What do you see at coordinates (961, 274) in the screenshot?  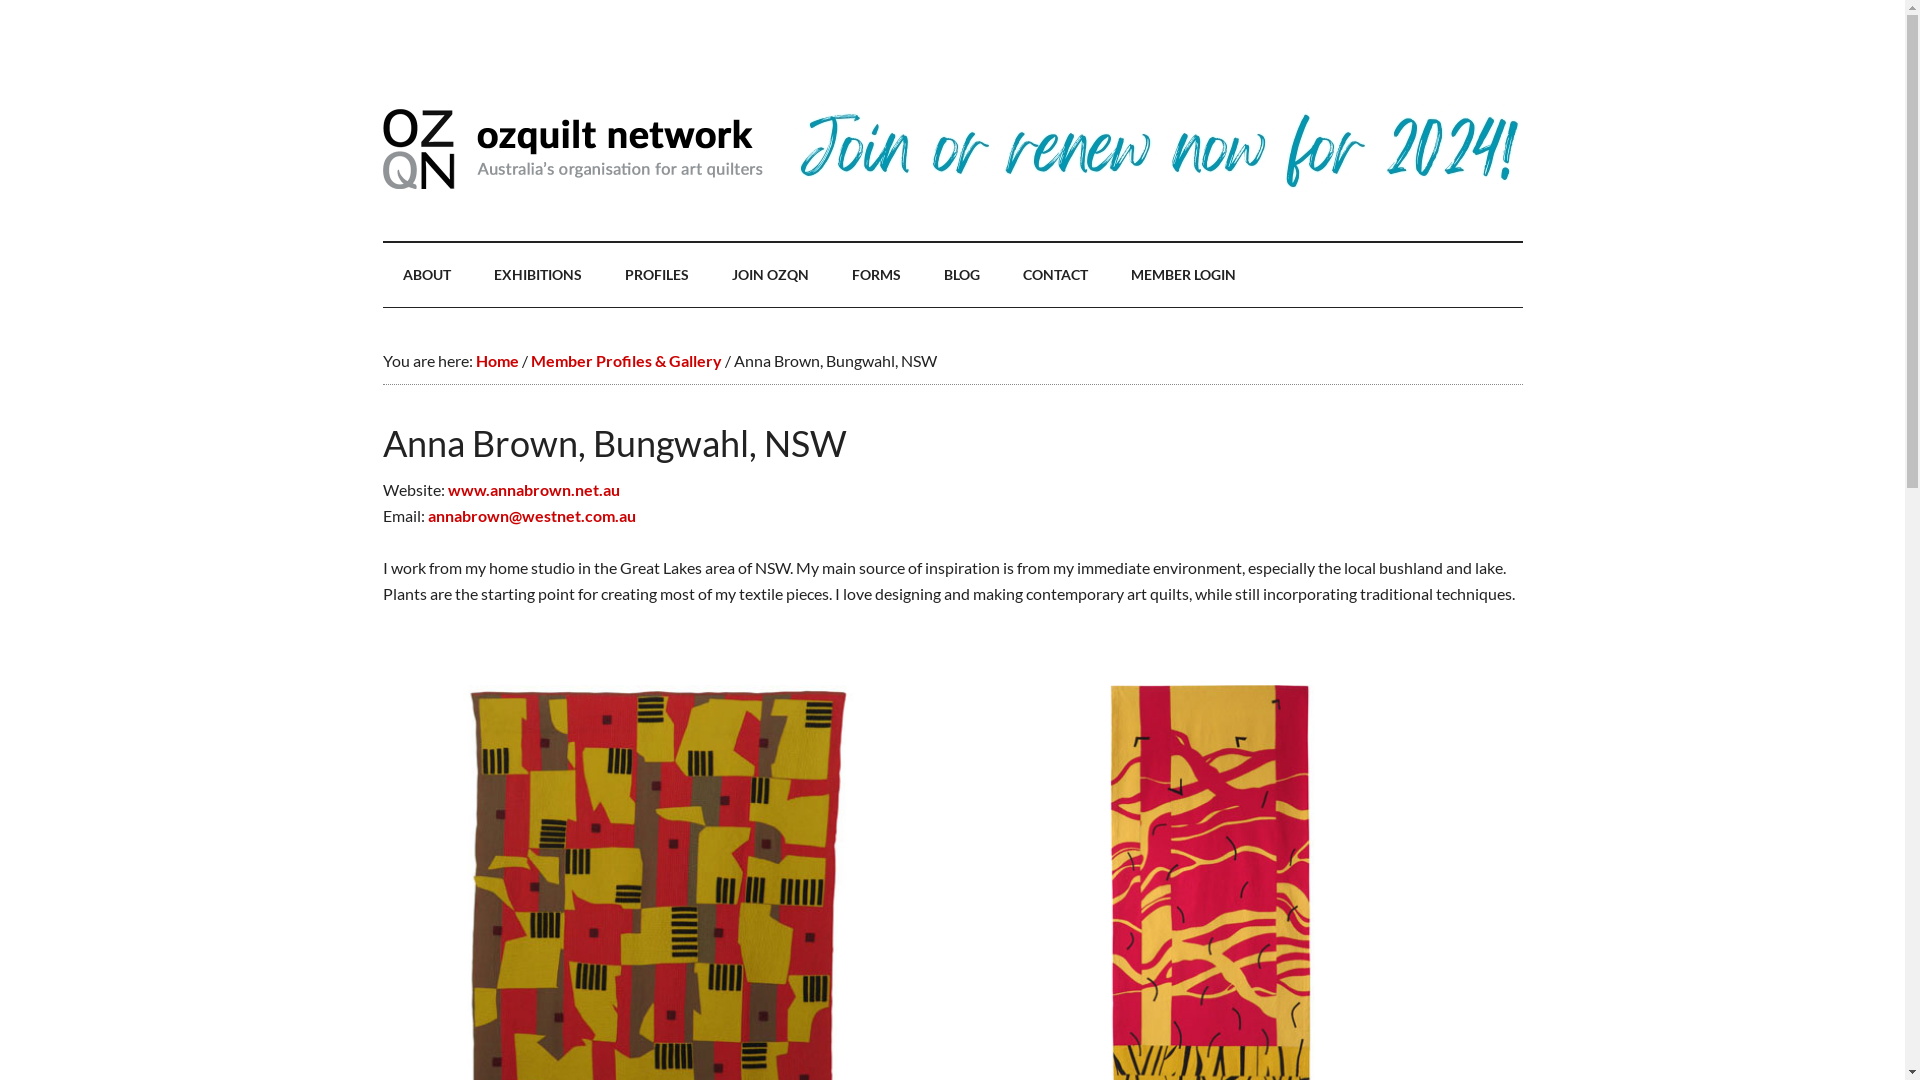 I see `'BLOG'` at bounding box center [961, 274].